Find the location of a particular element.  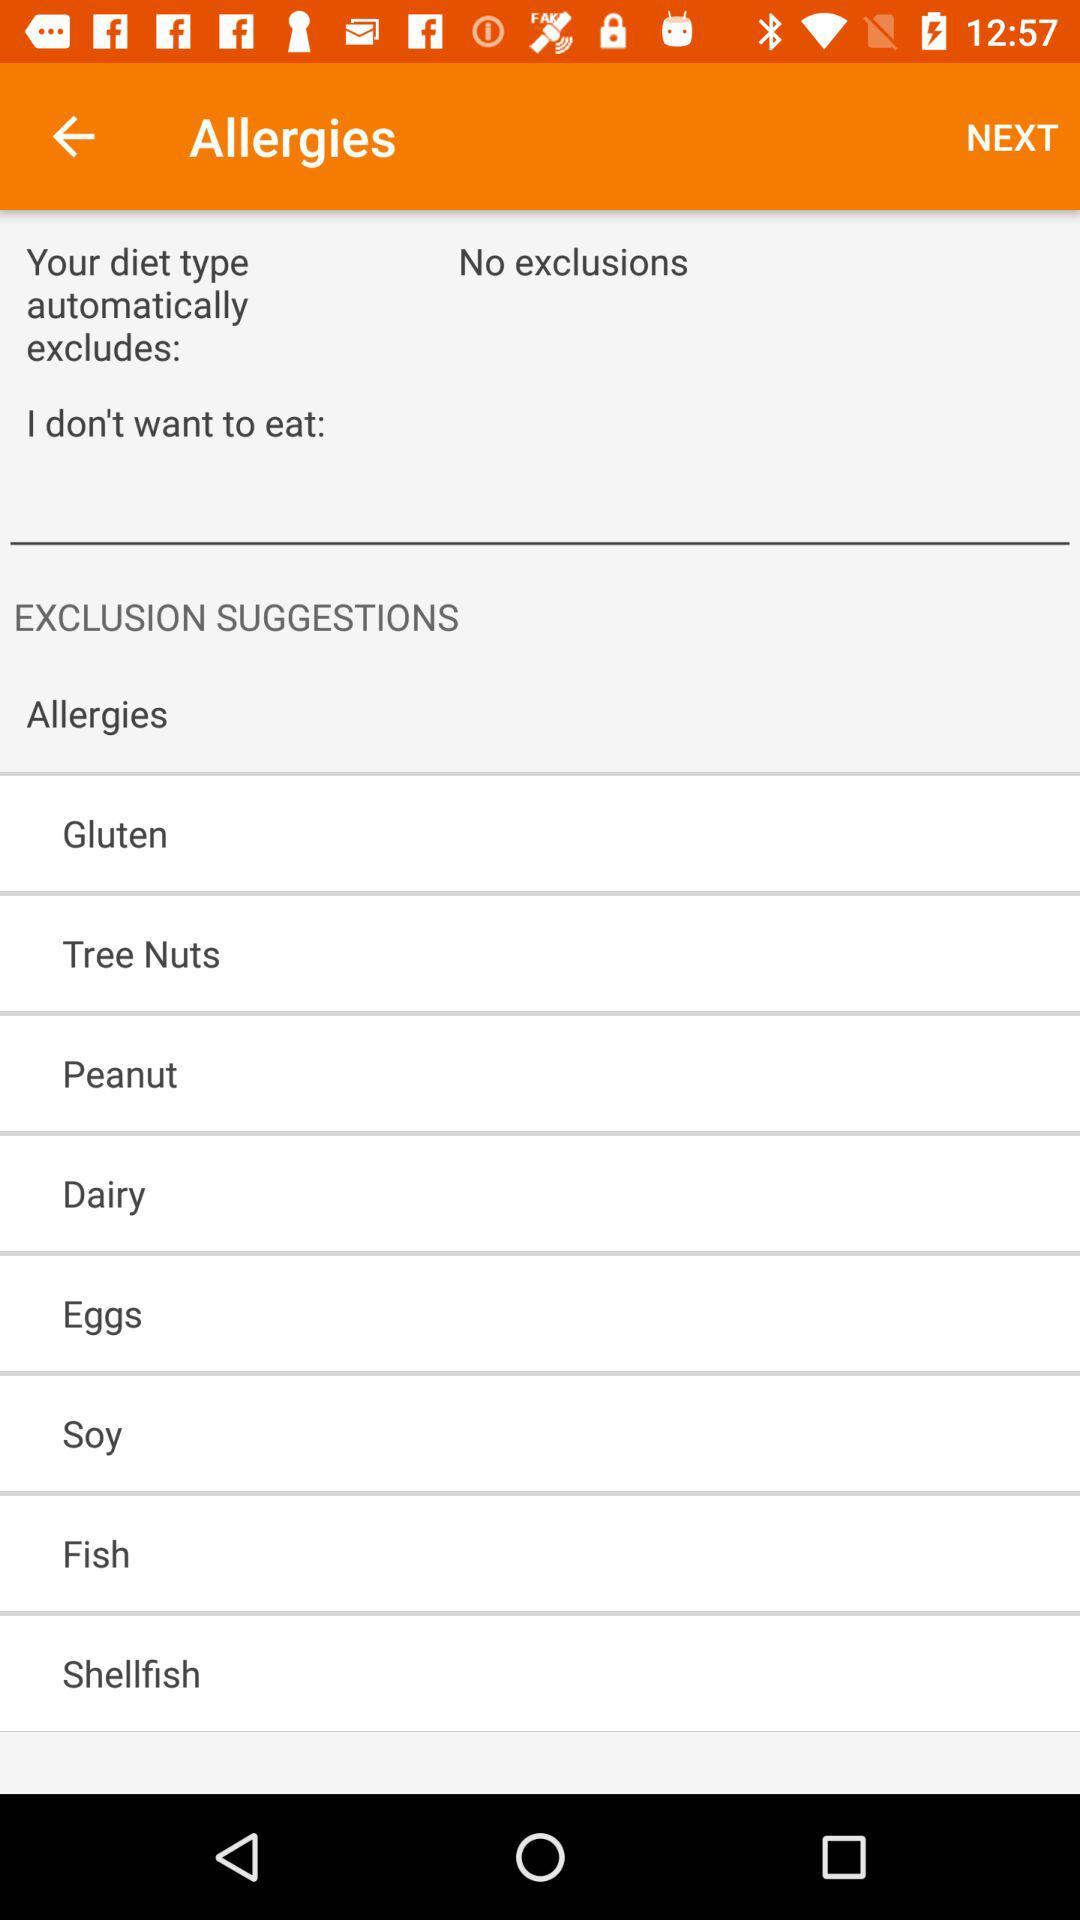

the     shellfish item is located at coordinates (482, 1673).